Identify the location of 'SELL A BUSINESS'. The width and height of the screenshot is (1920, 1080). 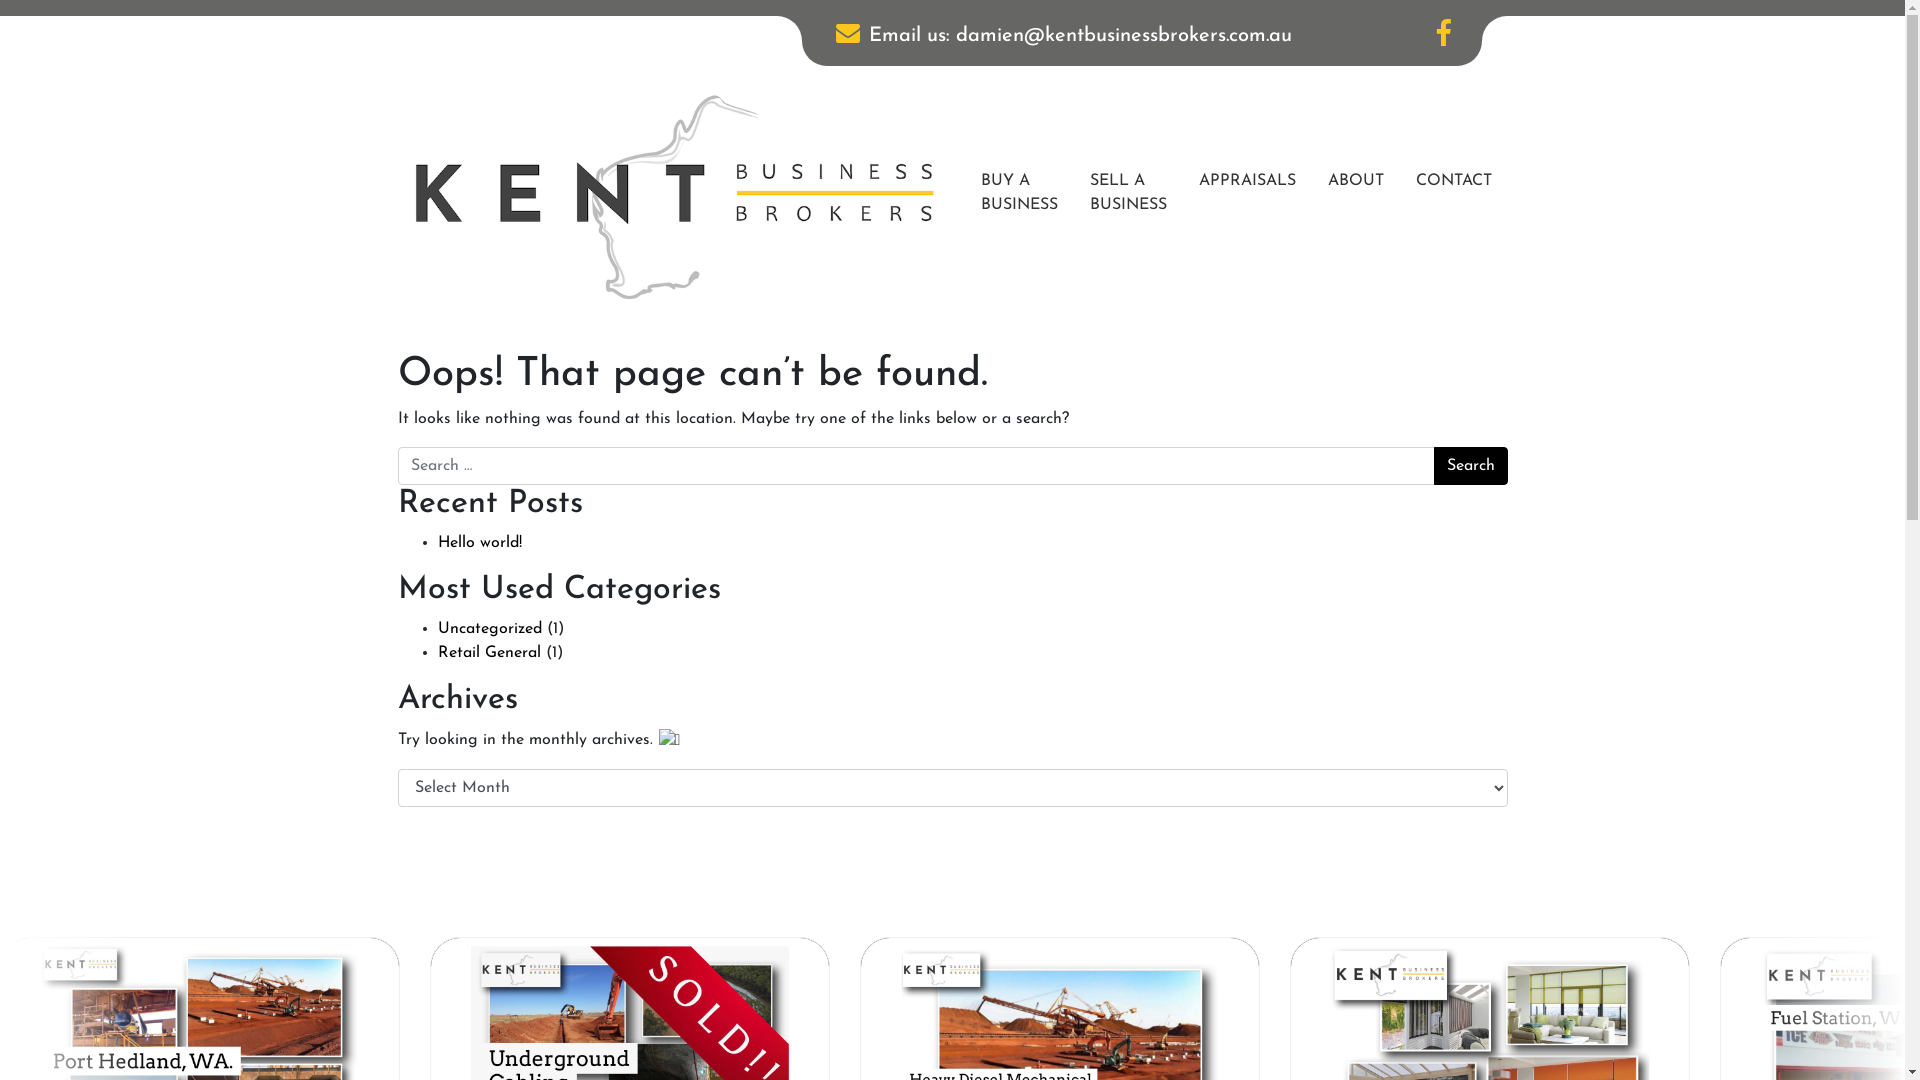
(1128, 192).